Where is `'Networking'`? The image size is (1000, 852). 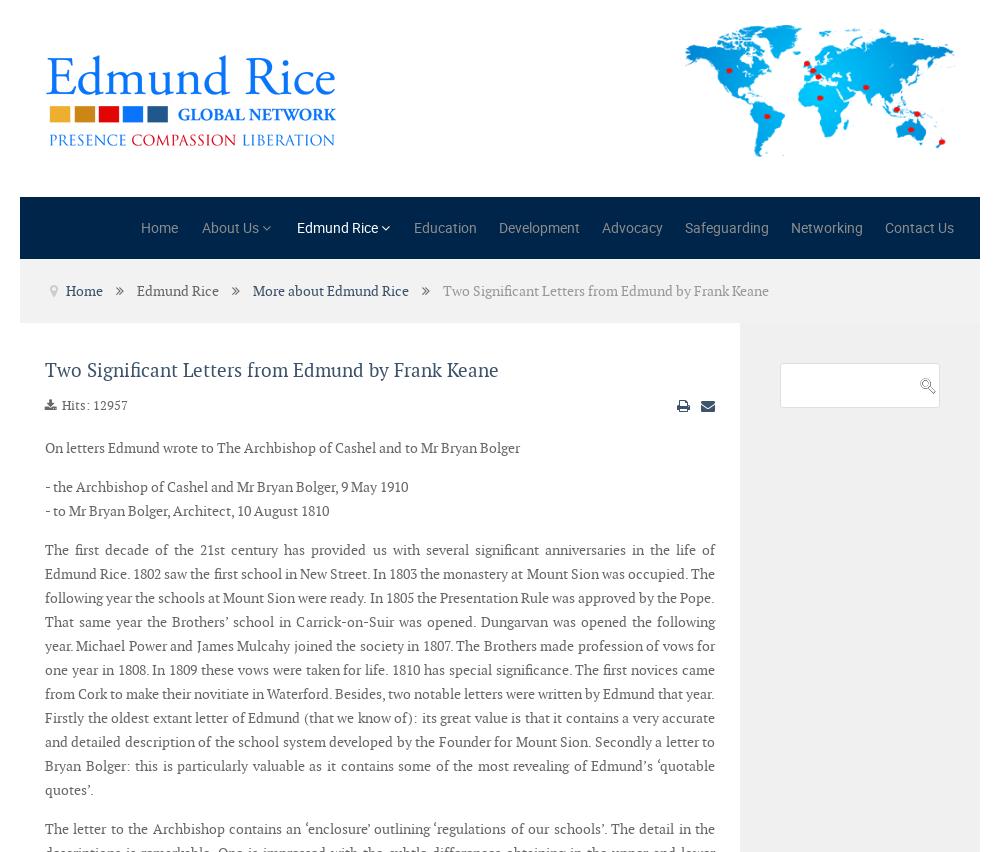 'Networking' is located at coordinates (791, 226).